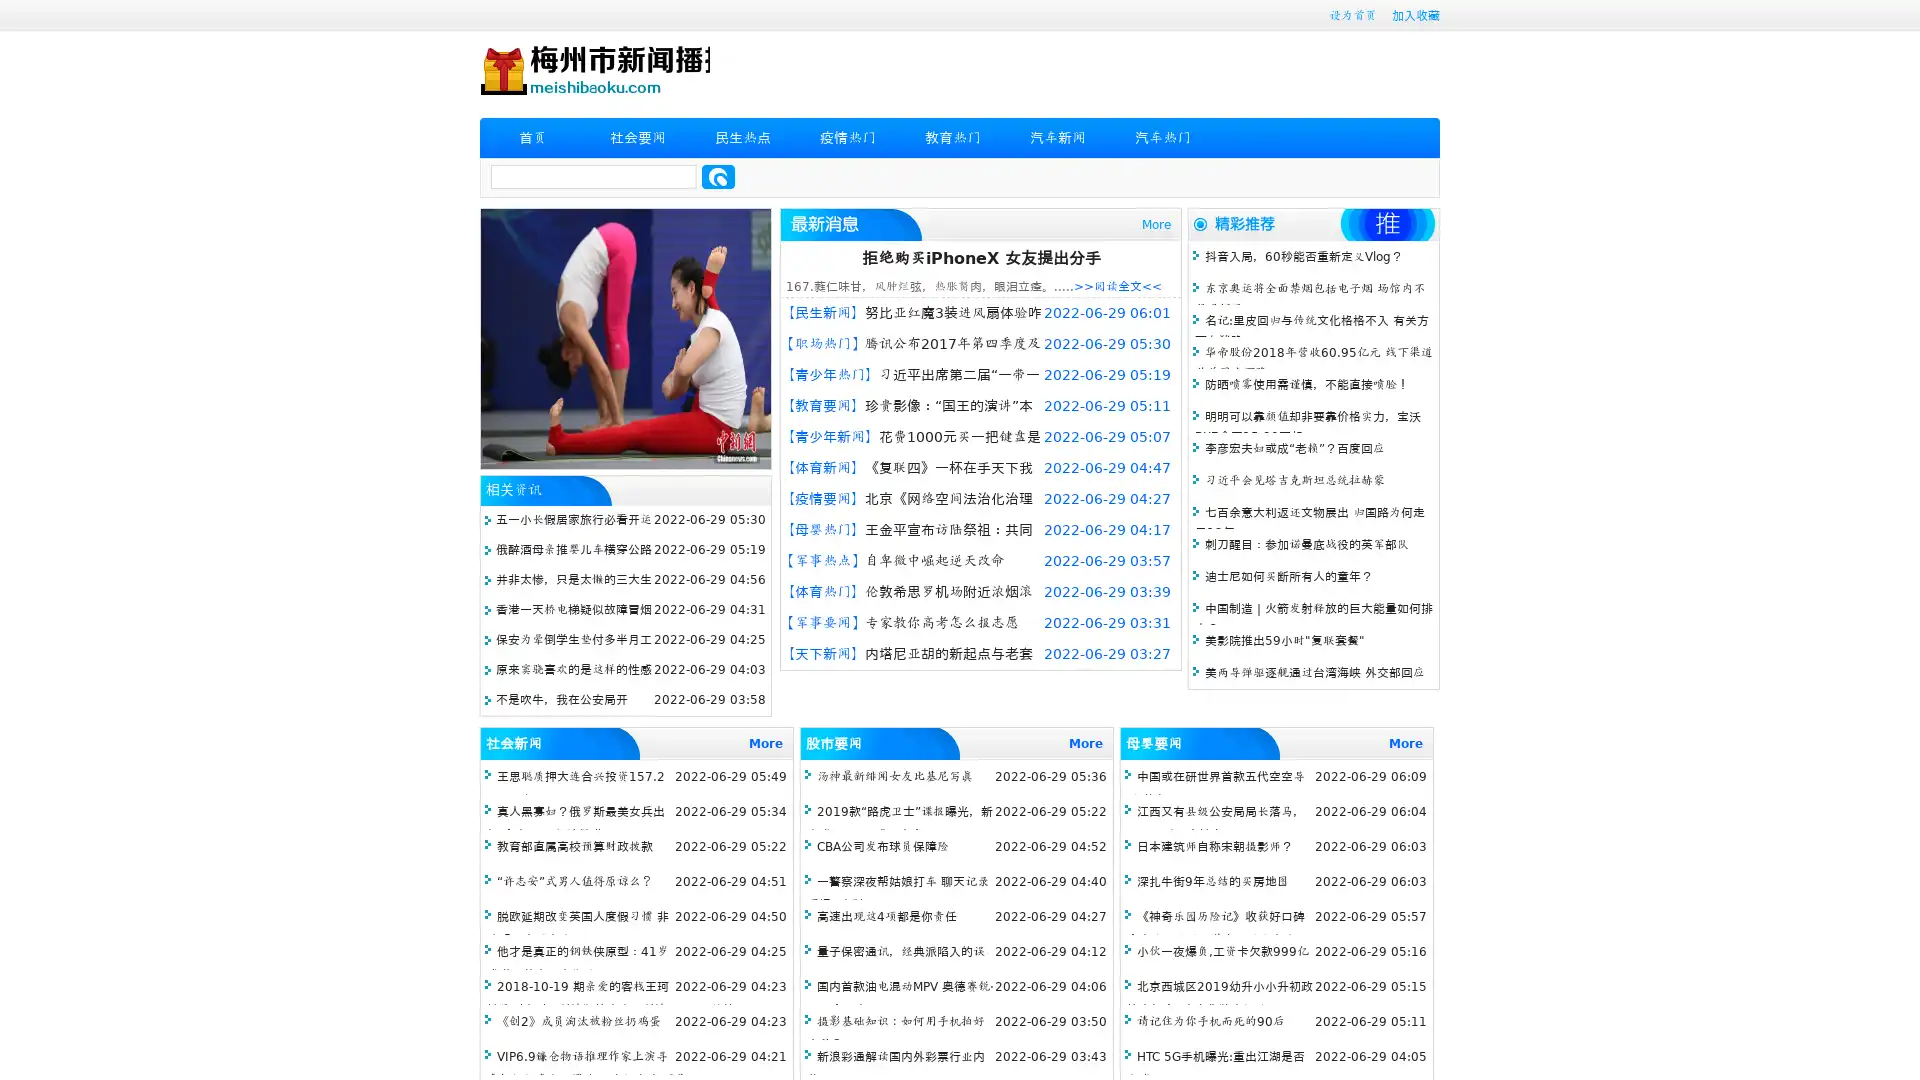 Image resolution: width=1920 pixels, height=1080 pixels. What do you see at coordinates (718, 176) in the screenshot?
I see `Search` at bounding box center [718, 176].